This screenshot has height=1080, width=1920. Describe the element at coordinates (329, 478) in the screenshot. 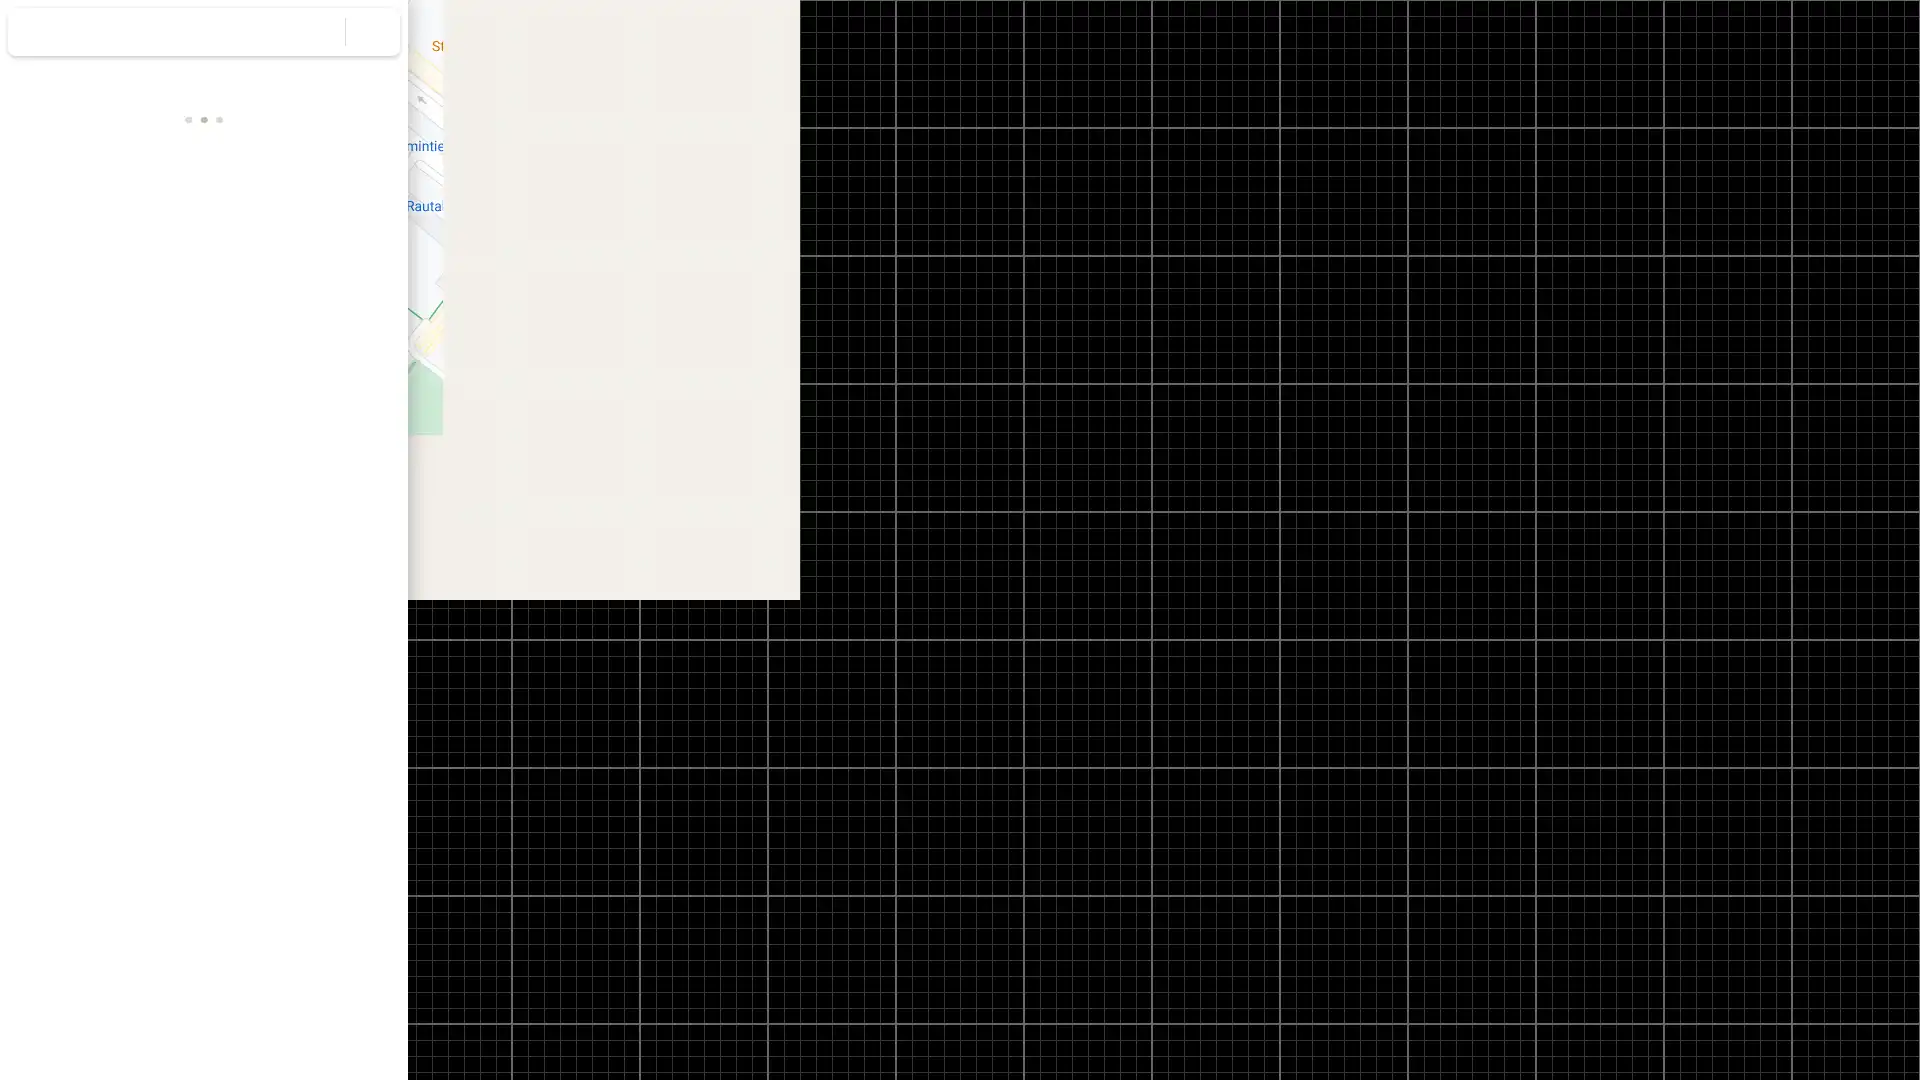

I see `Copy plus code` at that location.